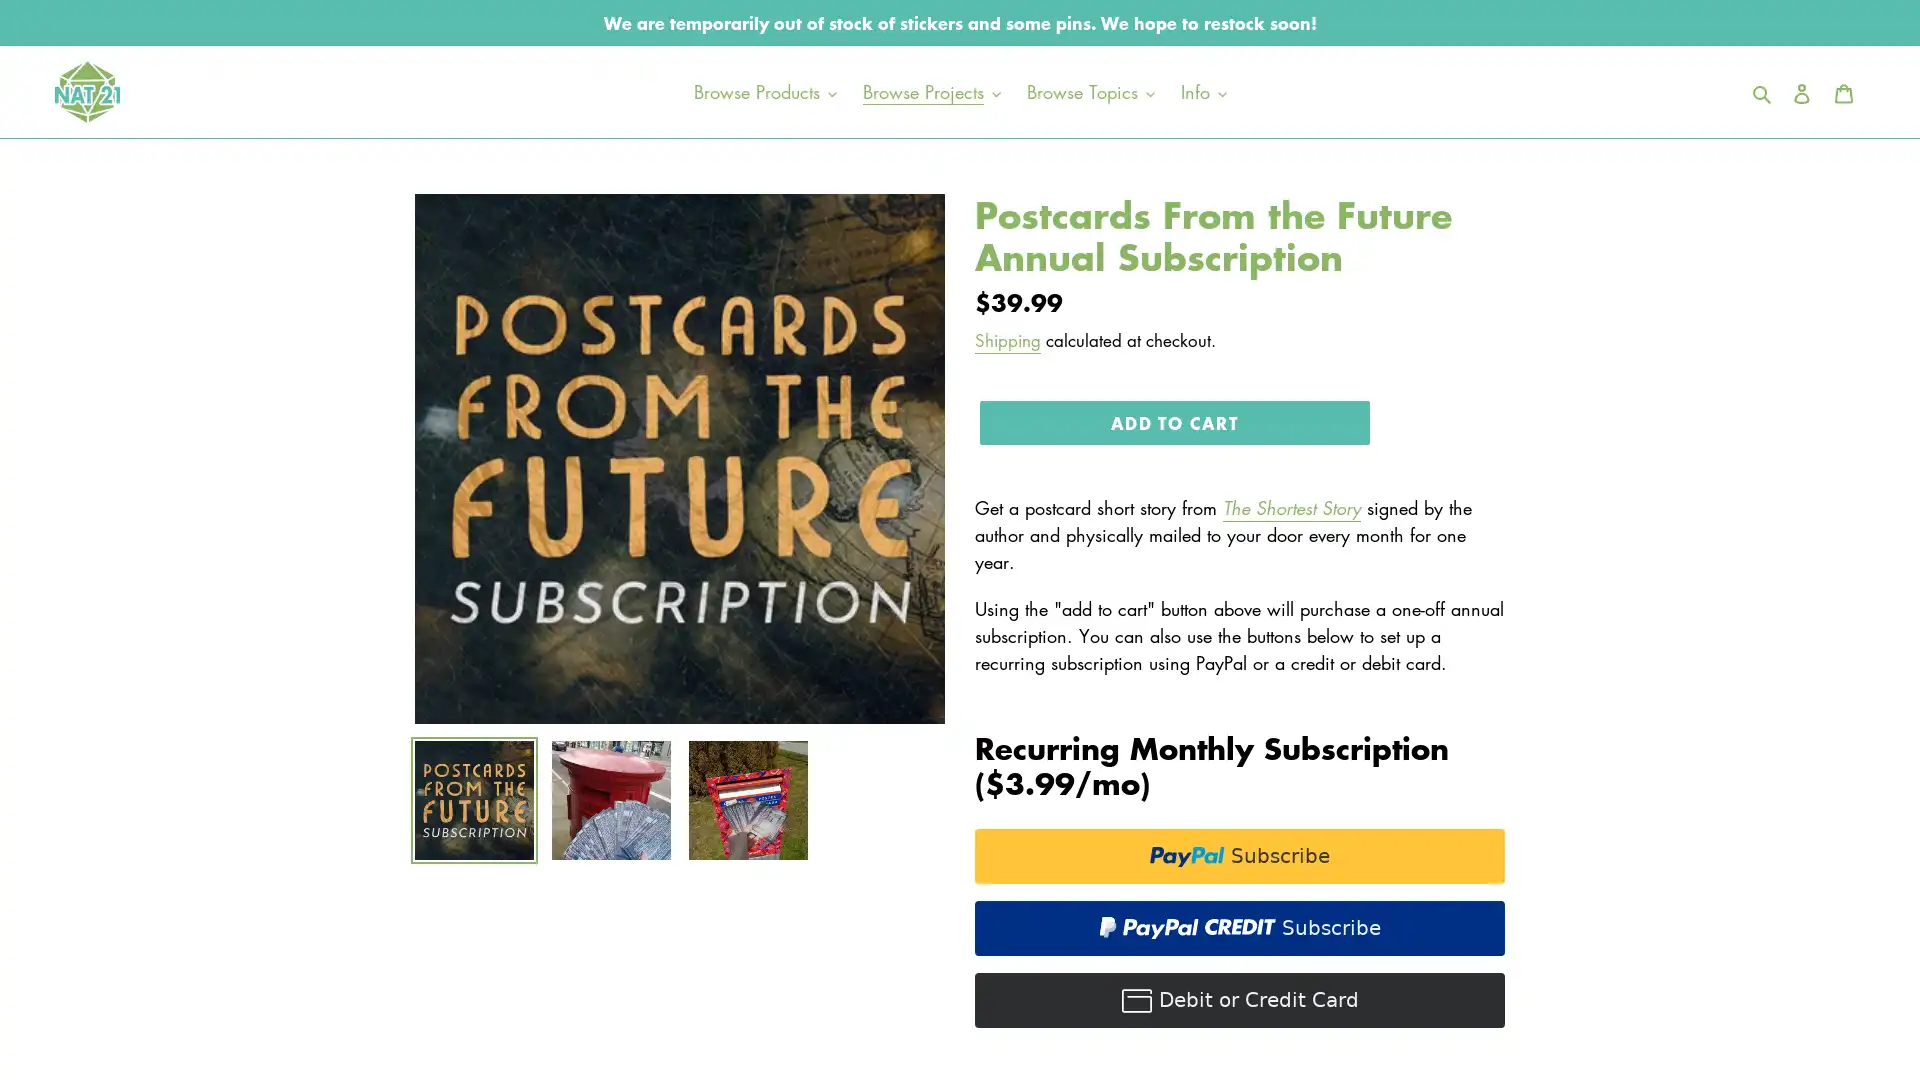 Image resolution: width=1920 pixels, height=1080 pixels. I want to click on Info, so click(1202, 91).